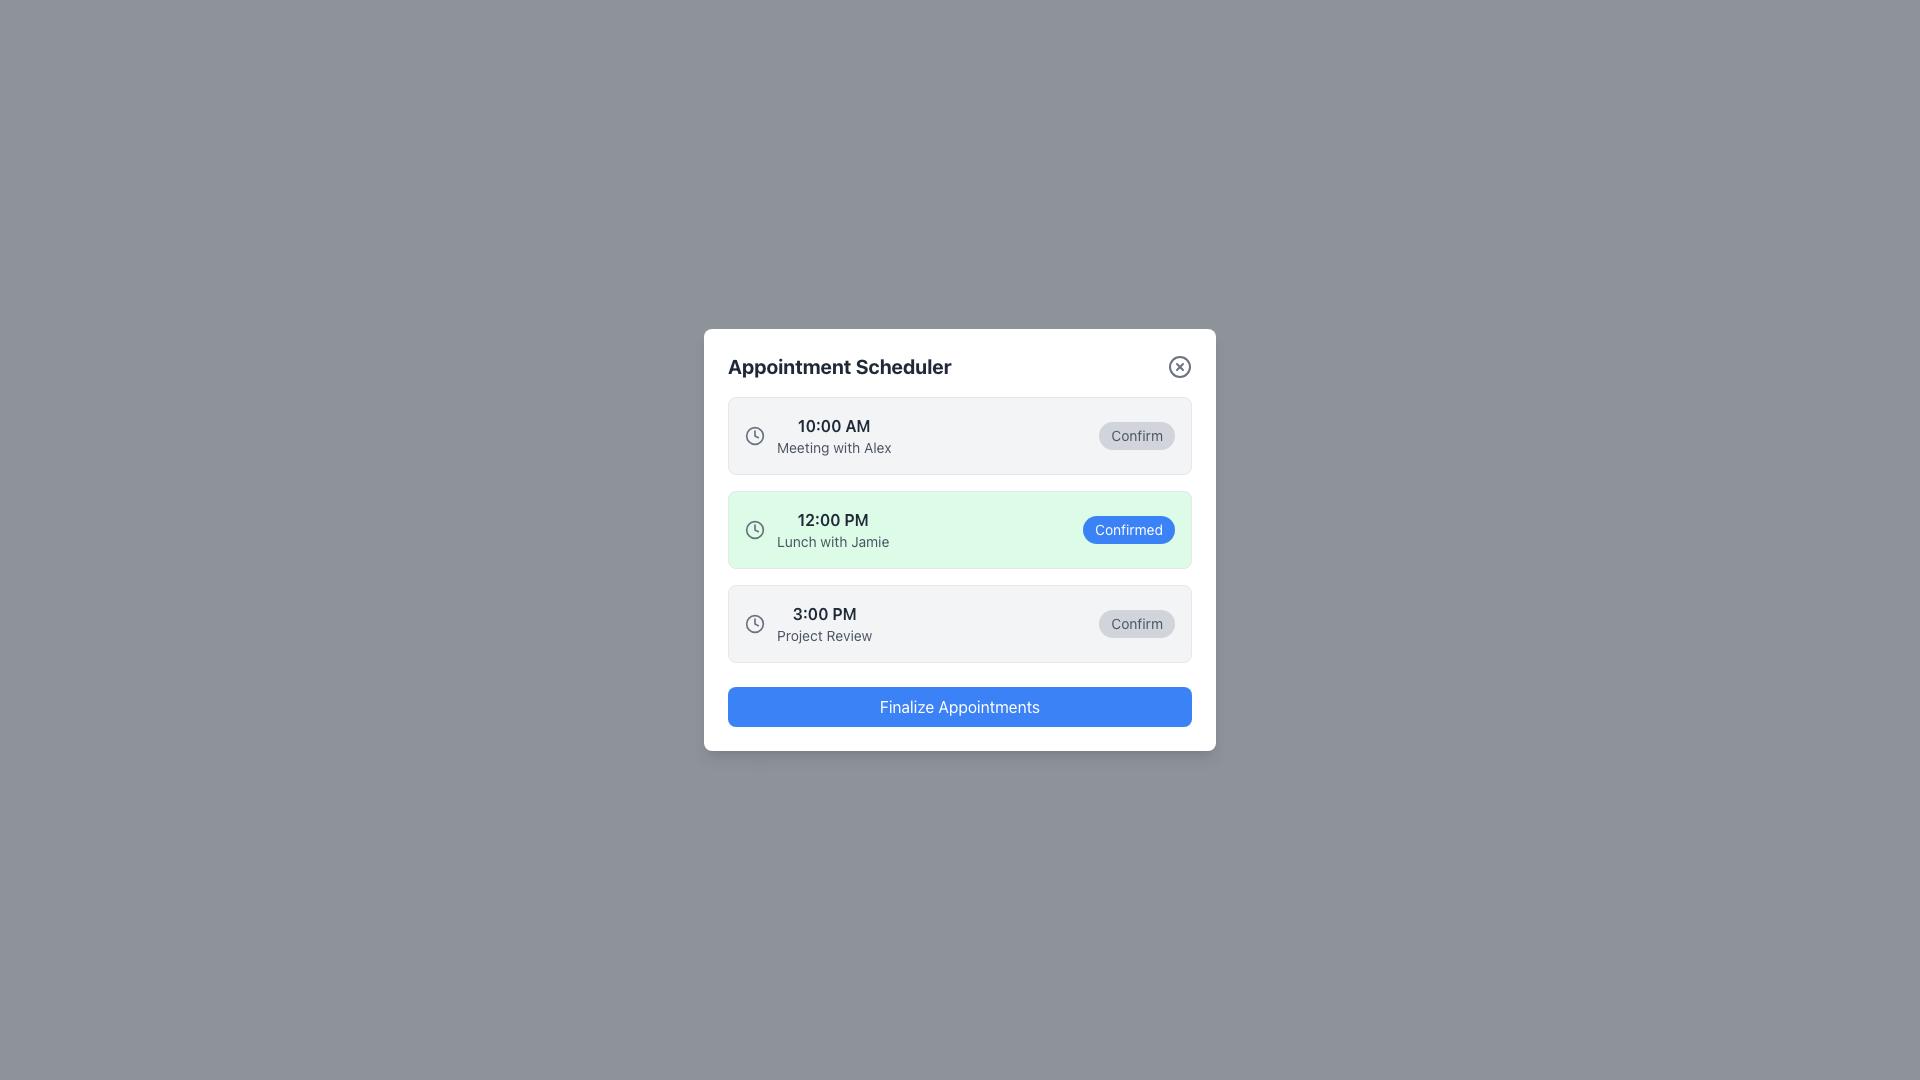  Describe the element at coordinates (753, 528) in the screenshot. I see `the circular graphical component of the clock icon representing the appointment for '12:00 PM Lunch with Jamie' in the appointment scheduler interface` at that location.